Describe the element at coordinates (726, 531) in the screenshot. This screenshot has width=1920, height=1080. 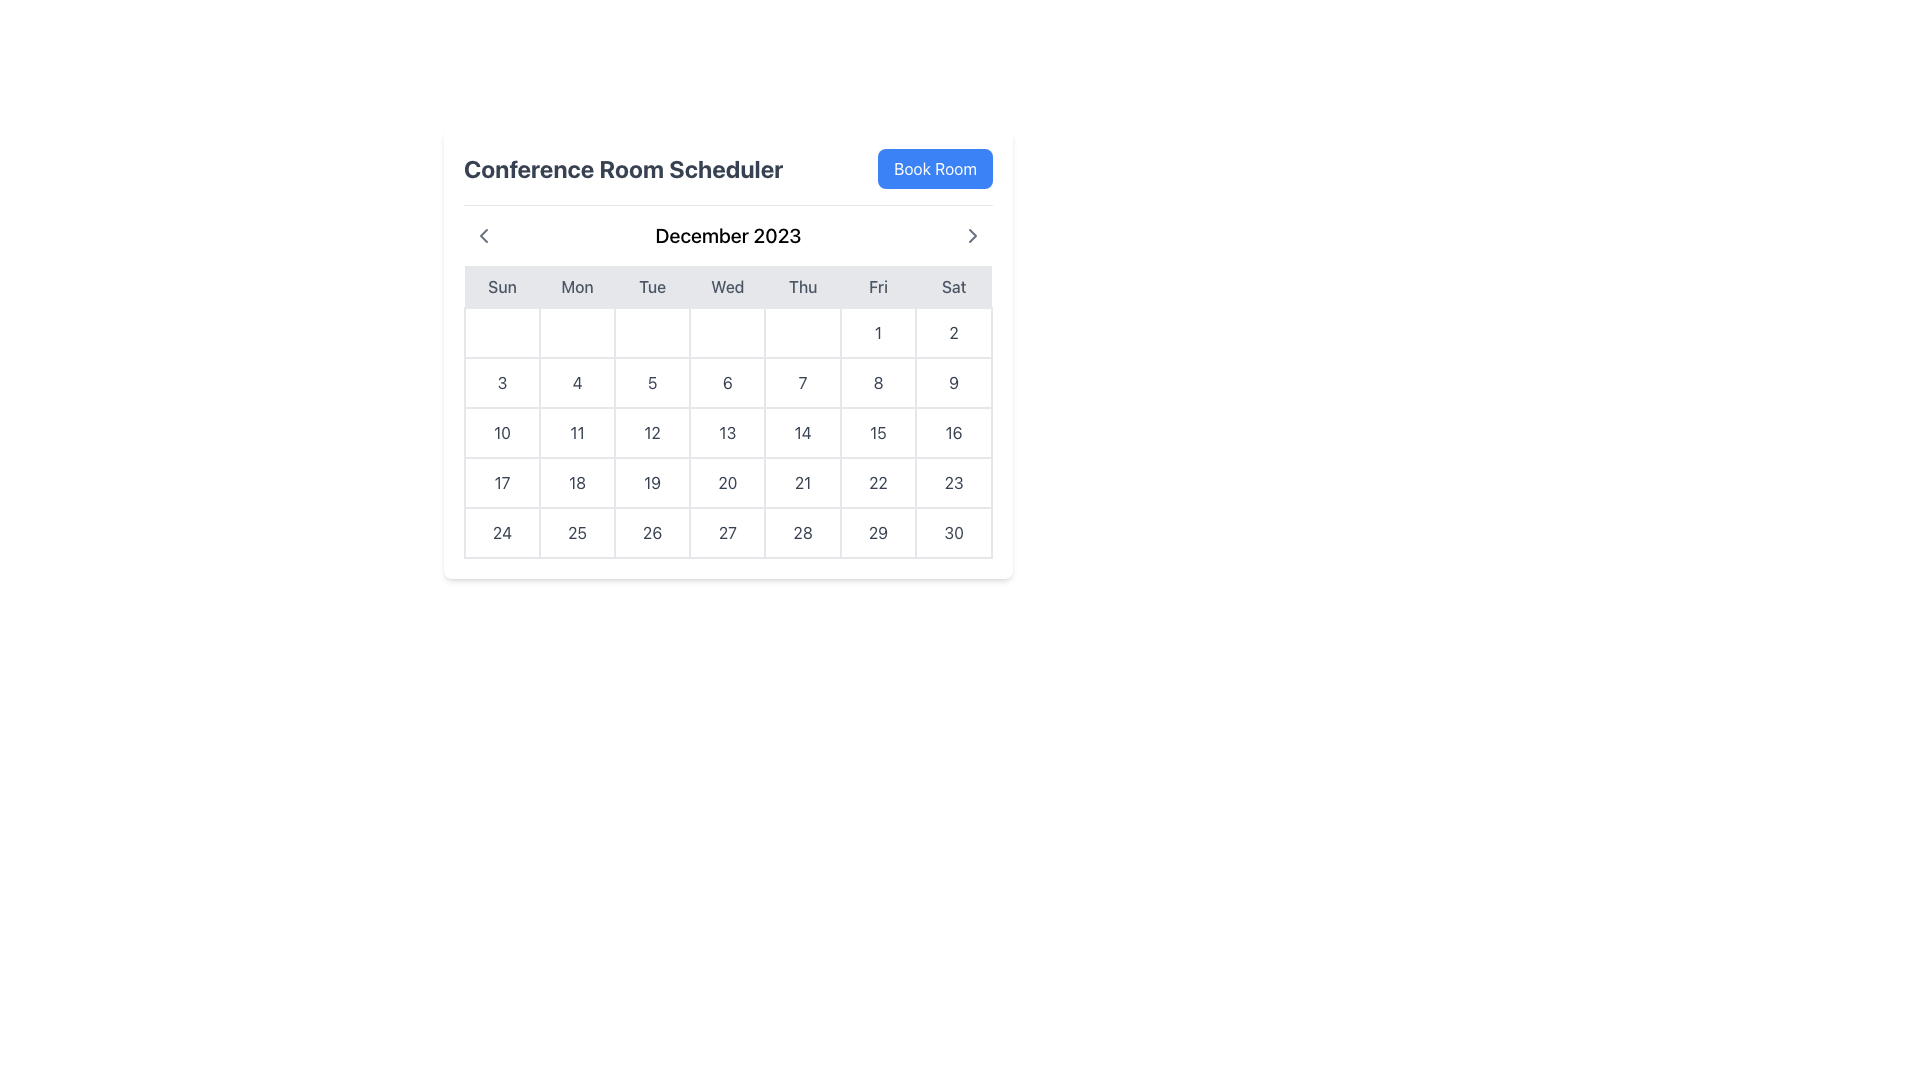
I see `the Calendar Date Box displaying the date 27th in December 2023, located centrally beneath the header 'Wed'` at that location.